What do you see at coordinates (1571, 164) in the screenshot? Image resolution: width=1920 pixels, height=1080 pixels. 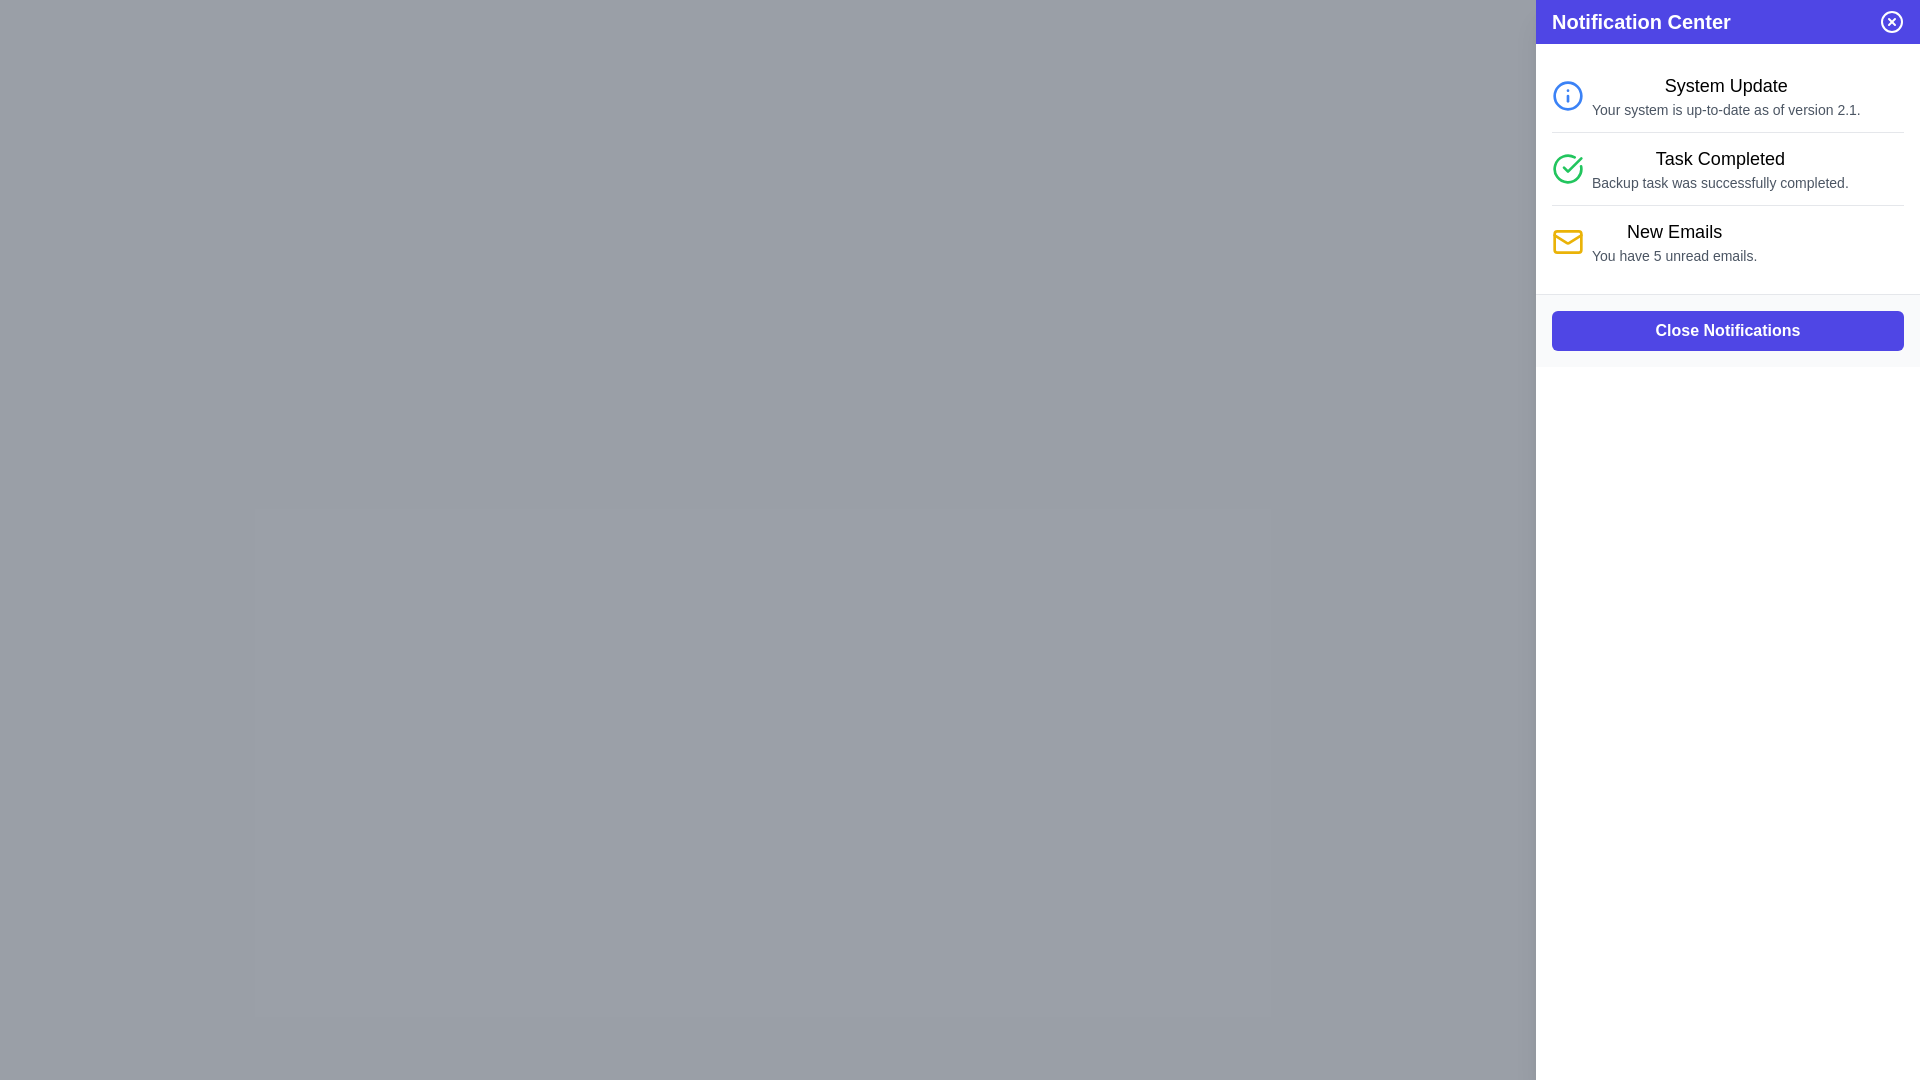 I see `the green check mark icon that indicates 'Task Completed' notification, located in the second notification entry` at bounding box center [1571, 164].